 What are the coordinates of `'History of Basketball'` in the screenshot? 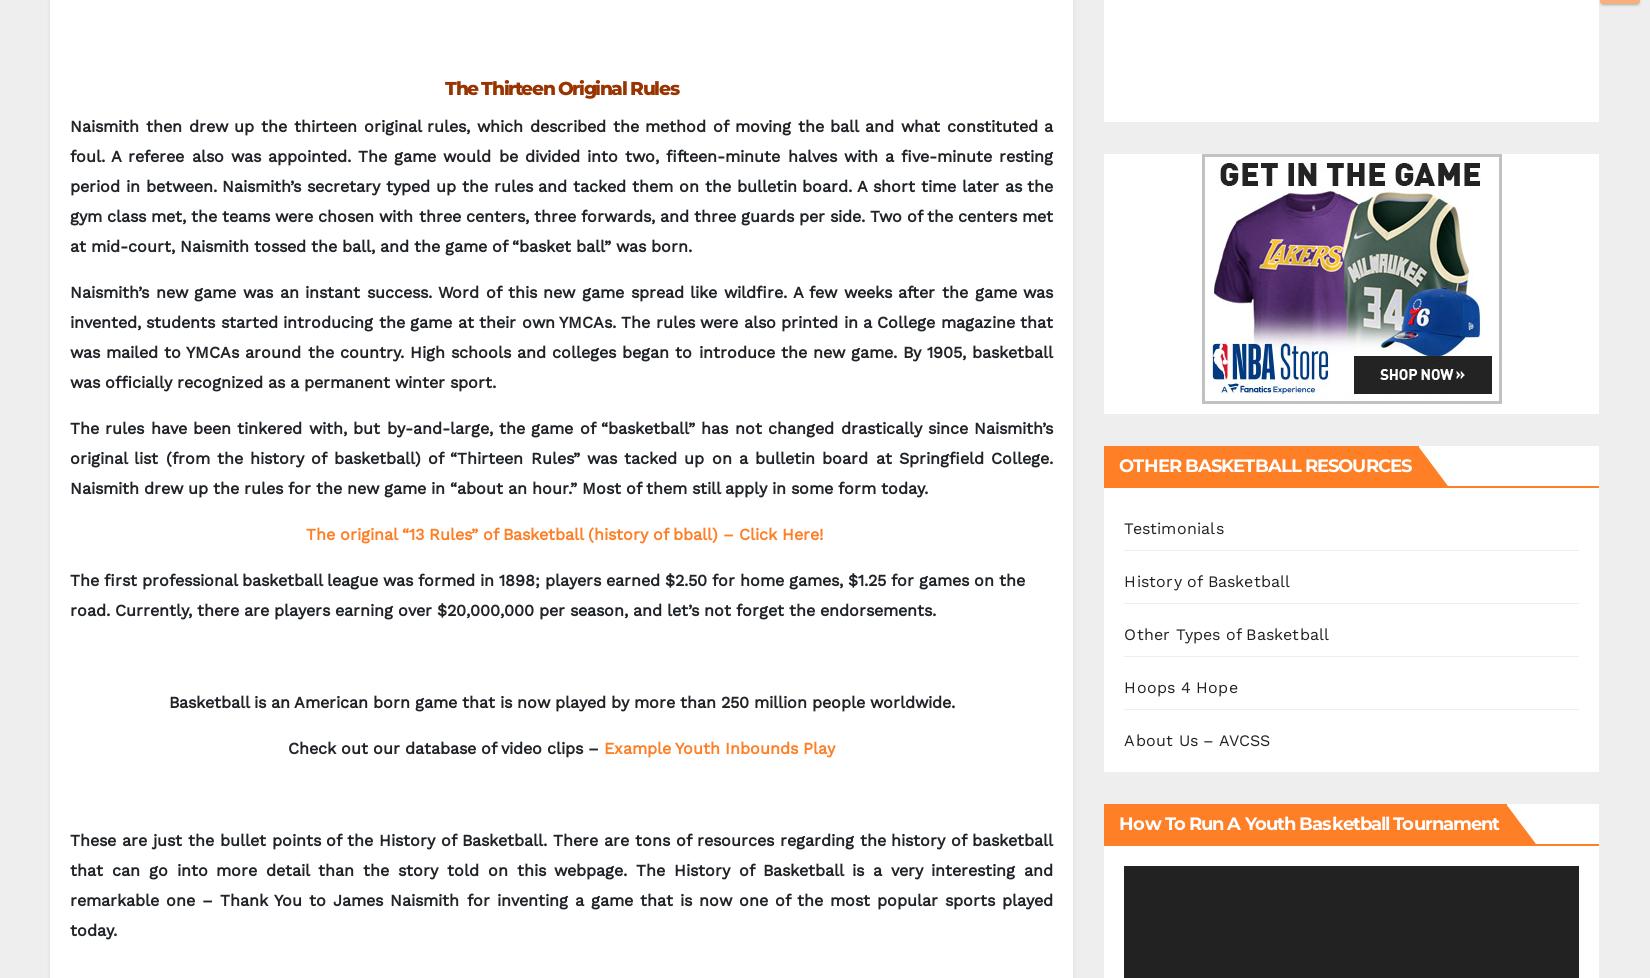 It's located at (1206, 581).